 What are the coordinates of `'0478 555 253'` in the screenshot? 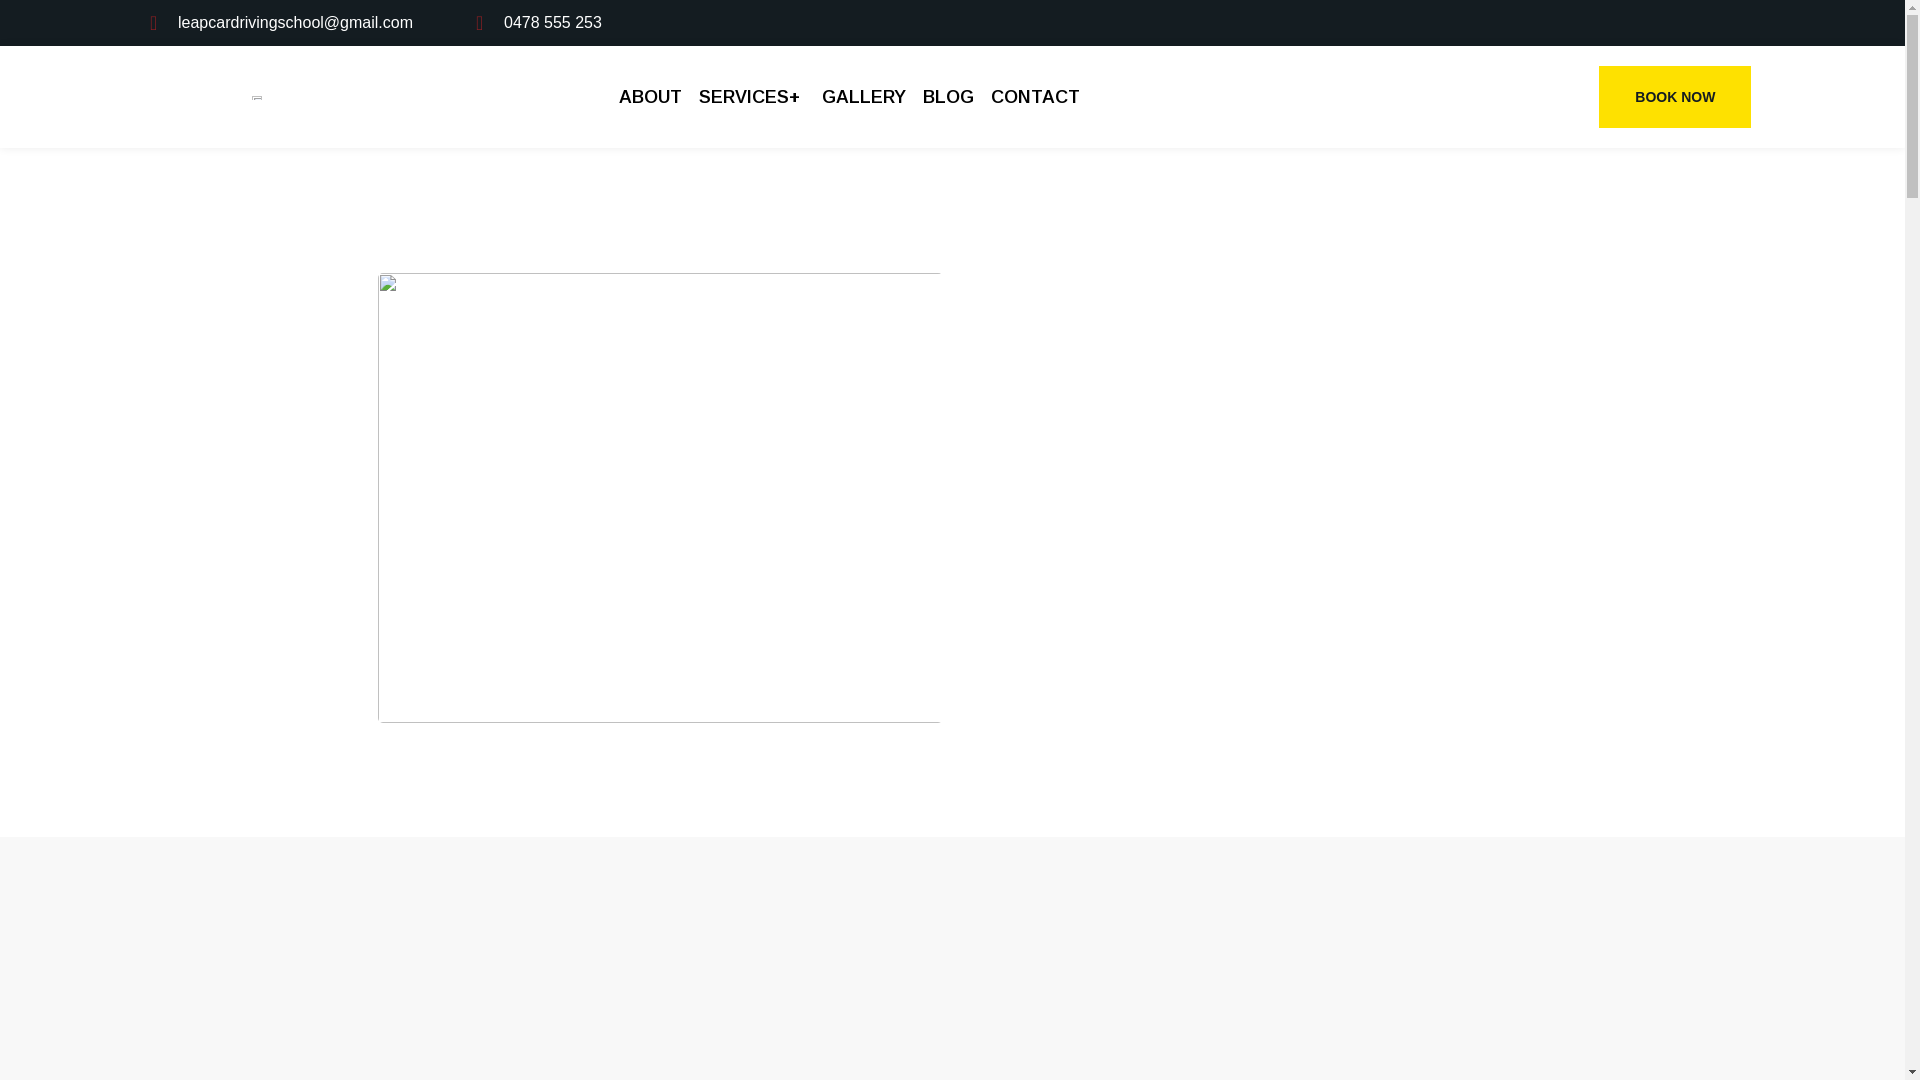 It's located at (538, 23).